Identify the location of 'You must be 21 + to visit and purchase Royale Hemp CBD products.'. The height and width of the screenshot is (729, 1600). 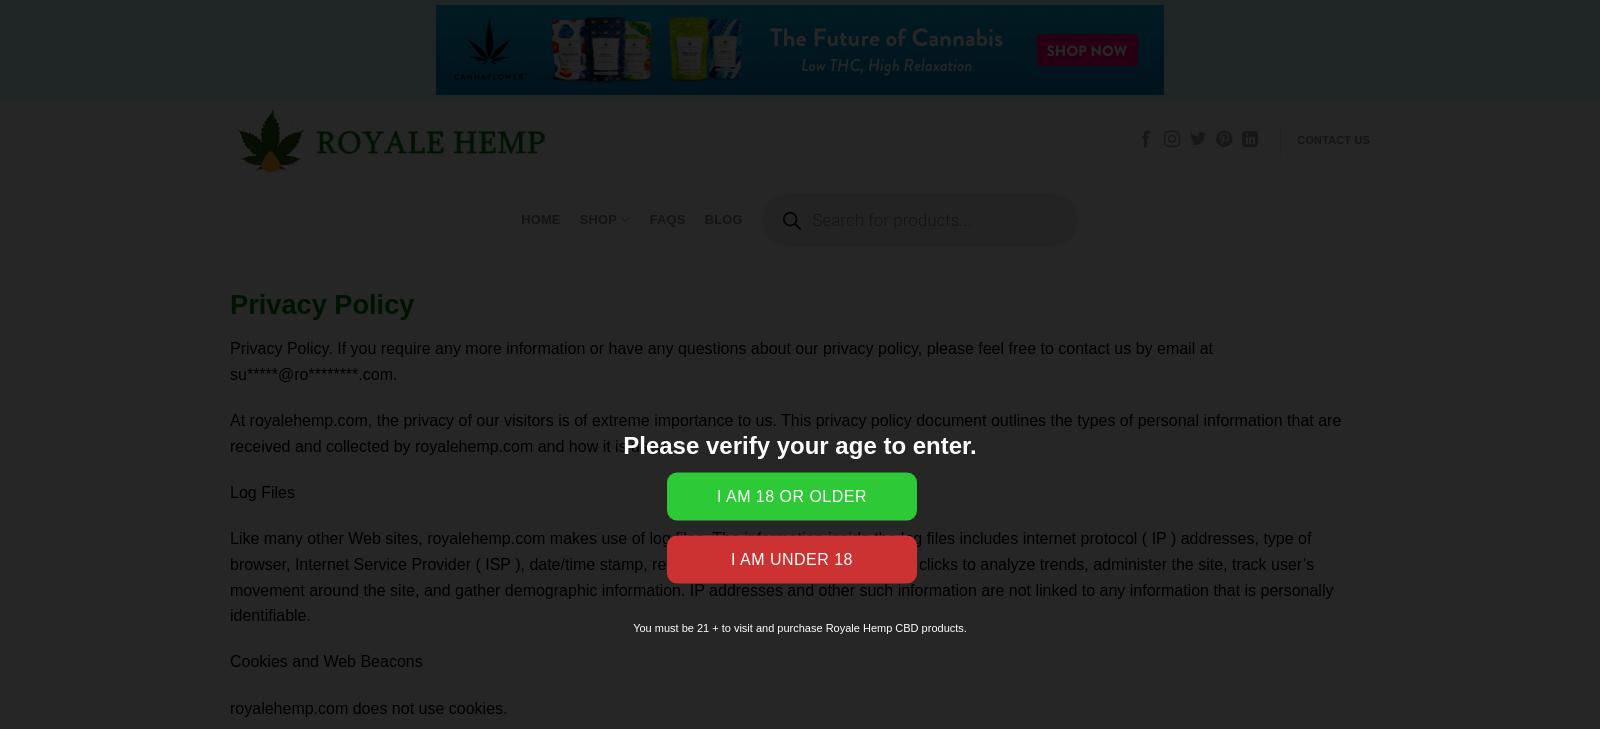
(799, 627).